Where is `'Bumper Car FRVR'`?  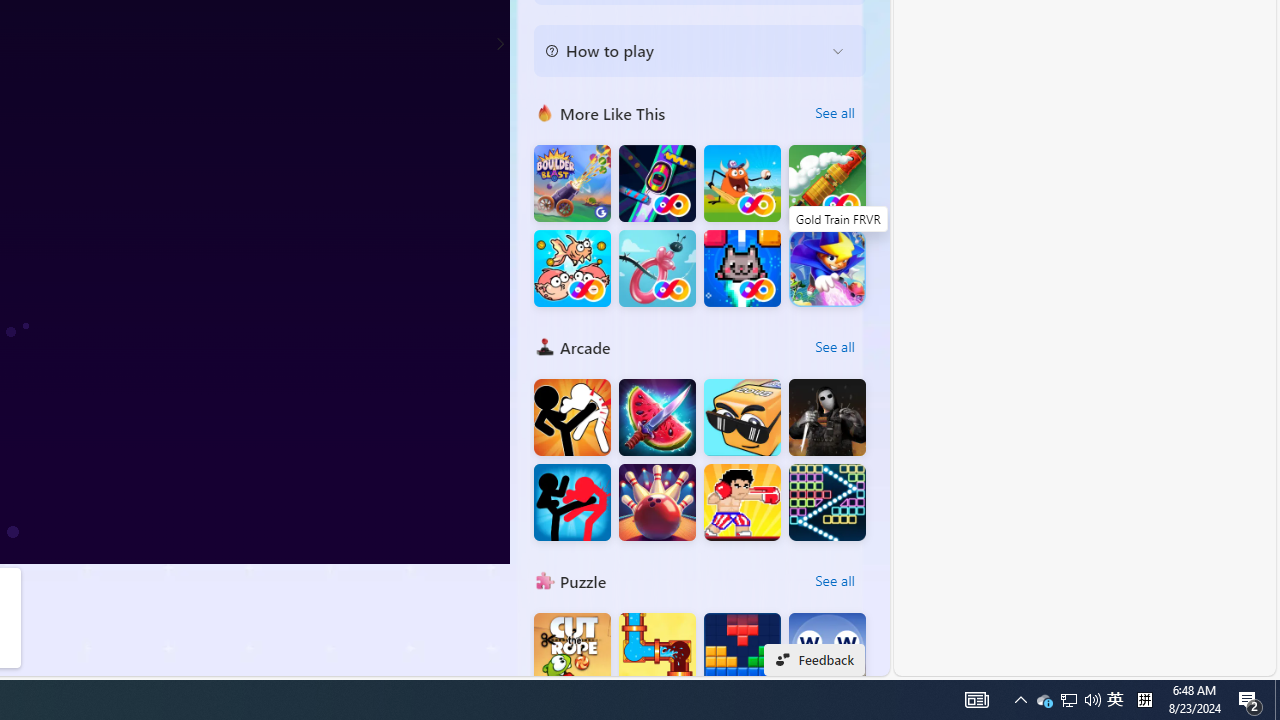
'Bumper Car FRVR' is located at coordinates (657, 183).